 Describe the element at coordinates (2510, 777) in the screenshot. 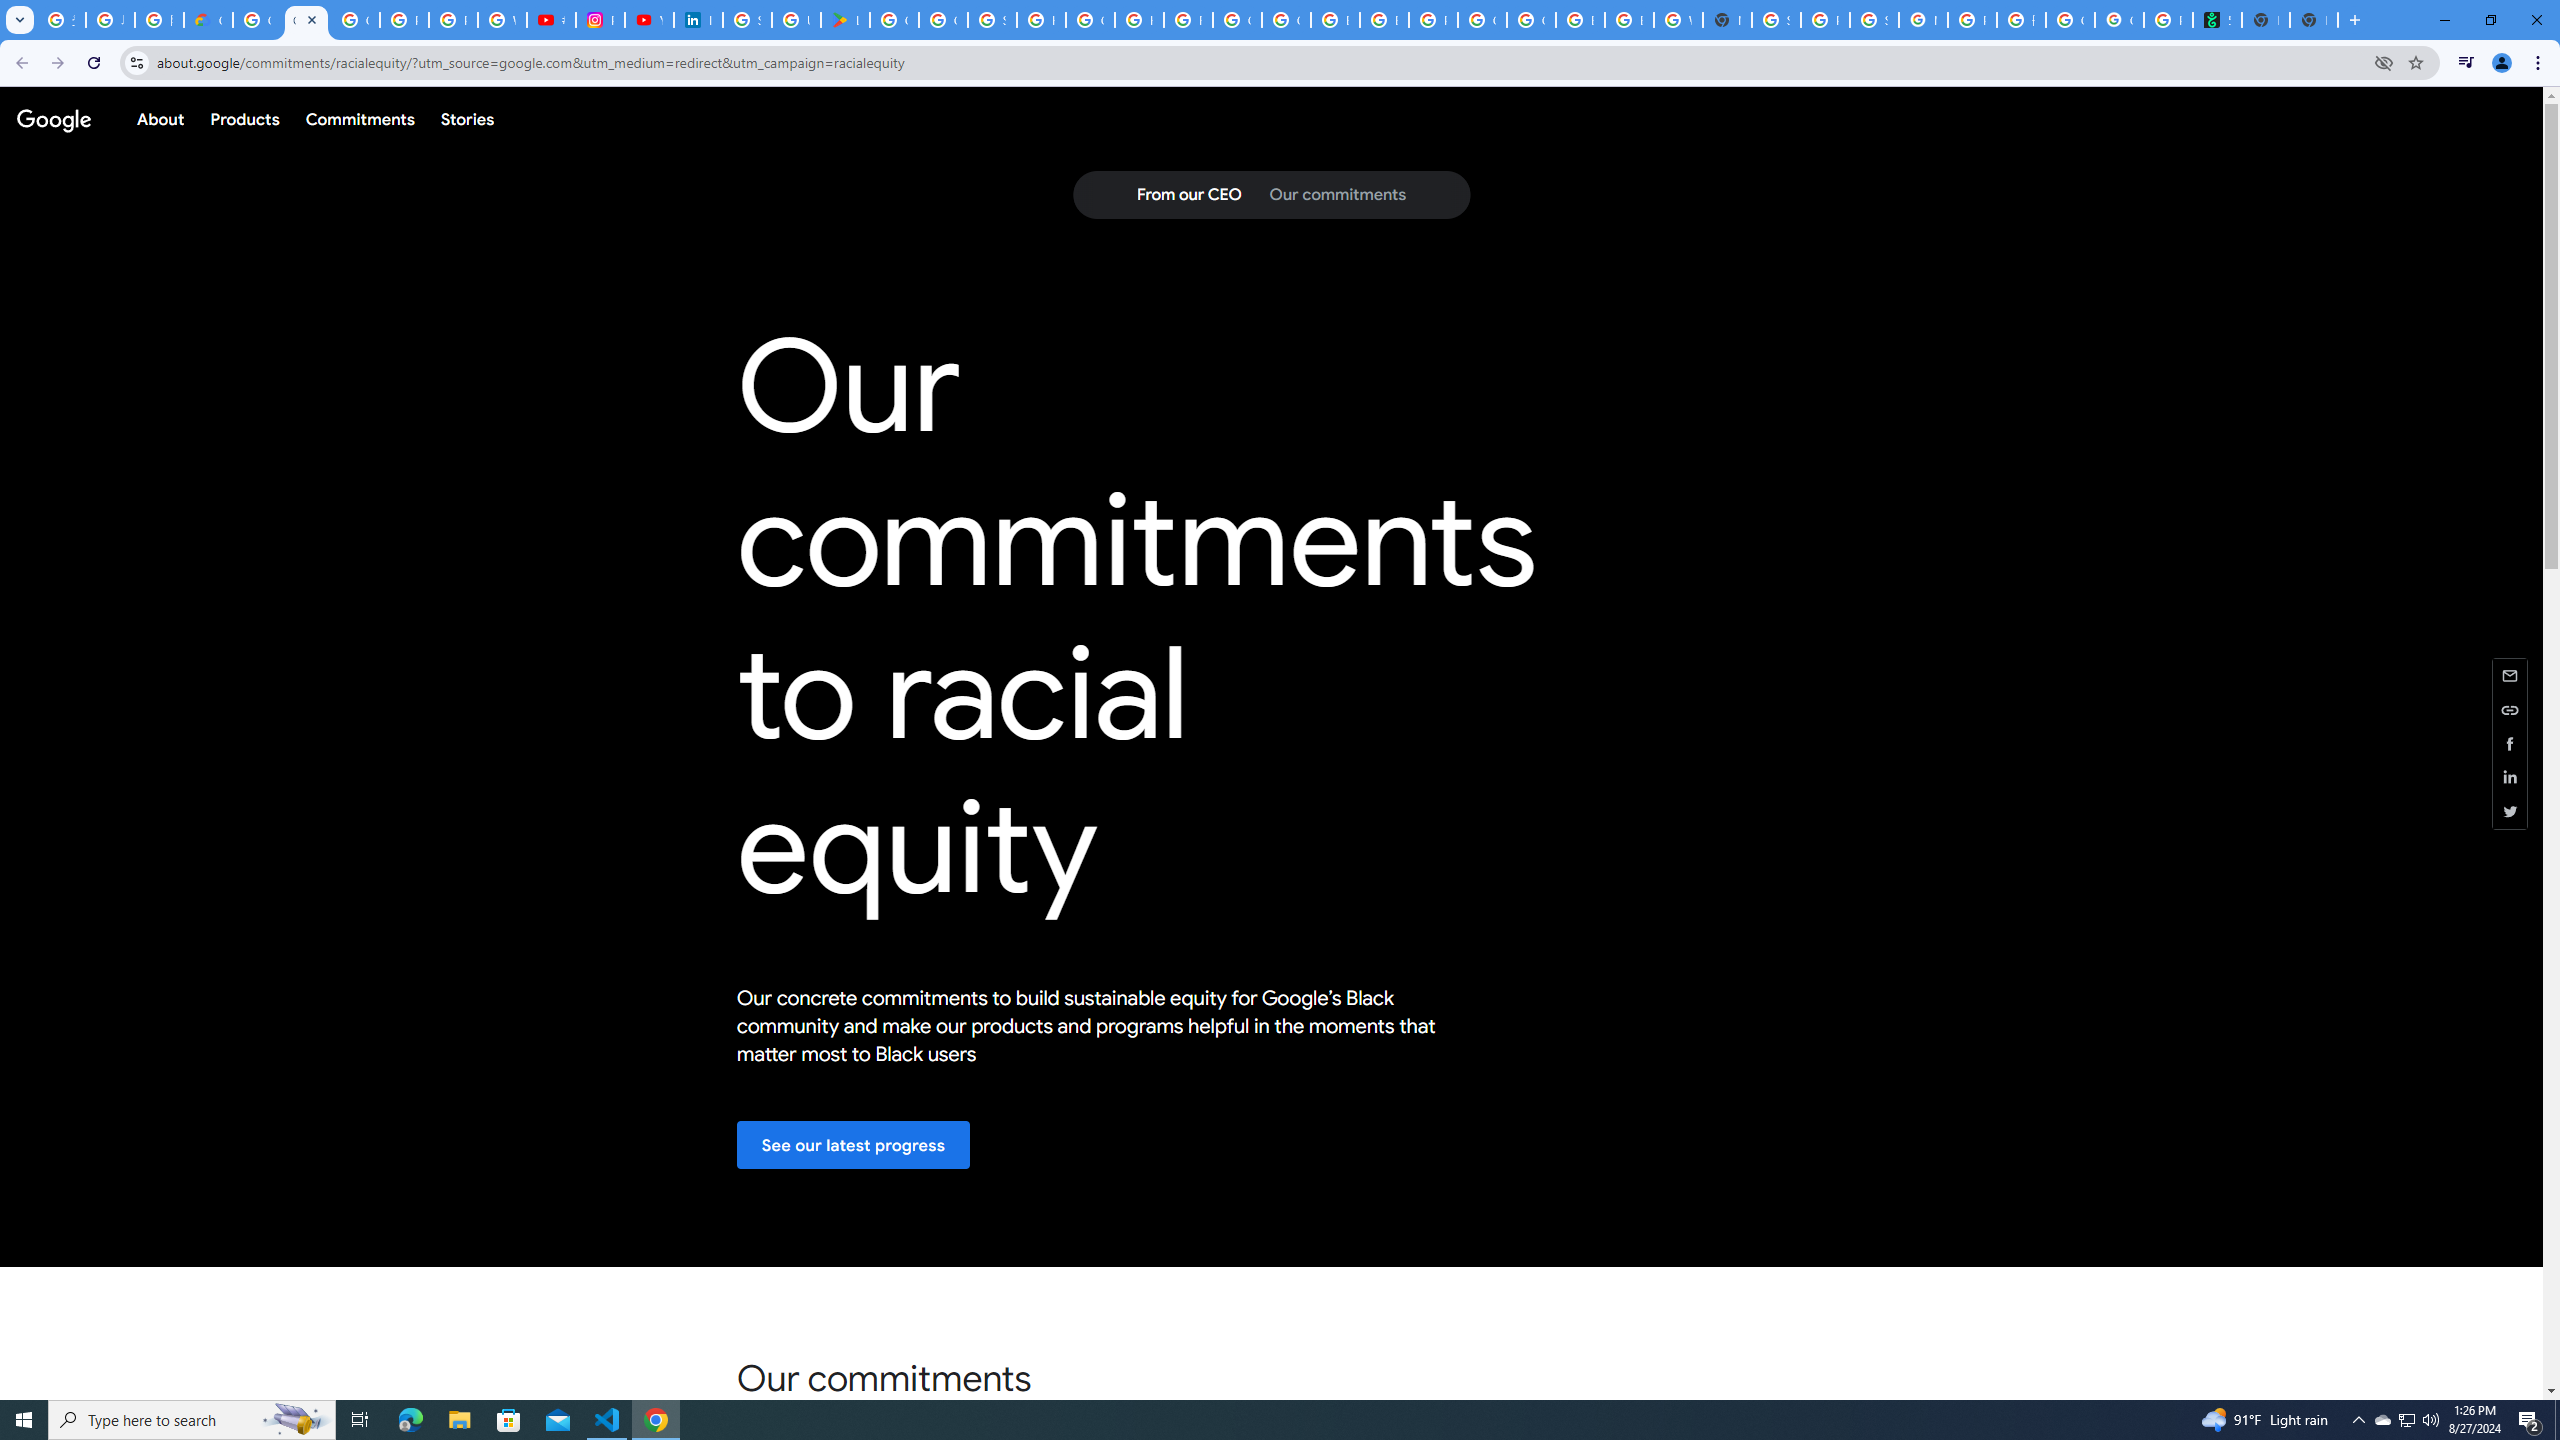

I see `'Share this page (LinkedIn)'` at that location.